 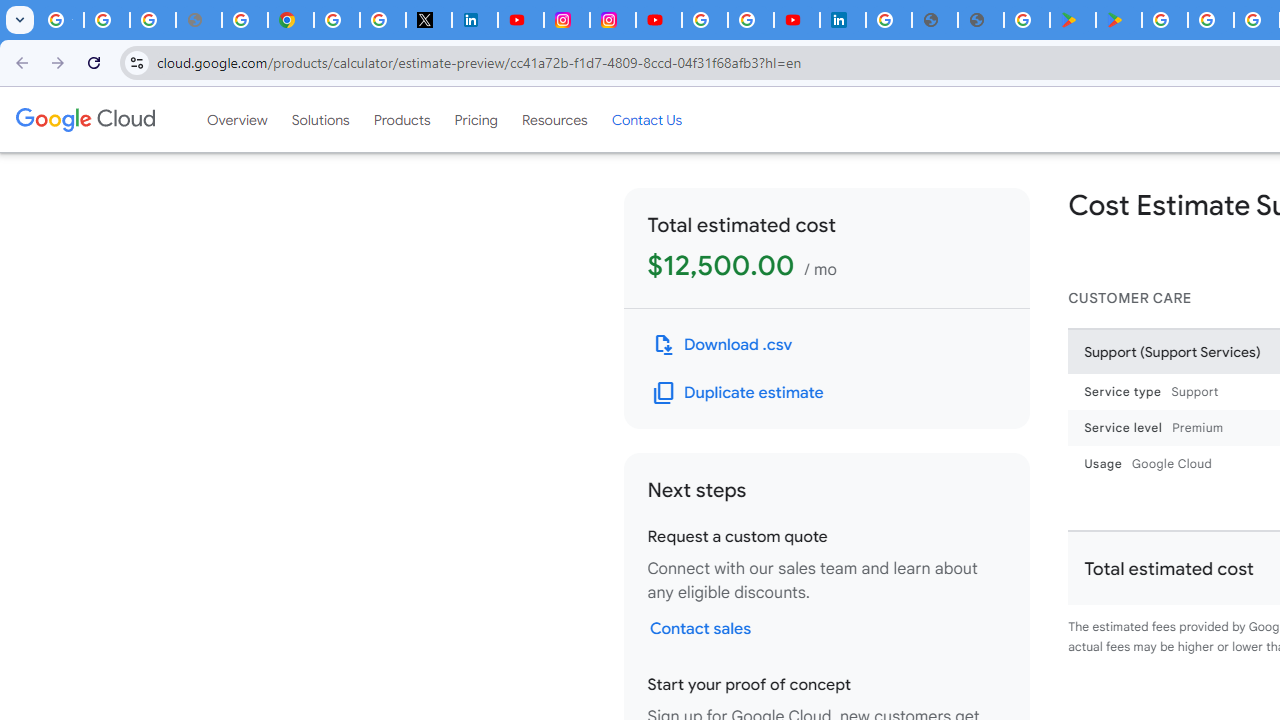 I want to click on 'support.google.com - Network error', so click(x=198, y=20).